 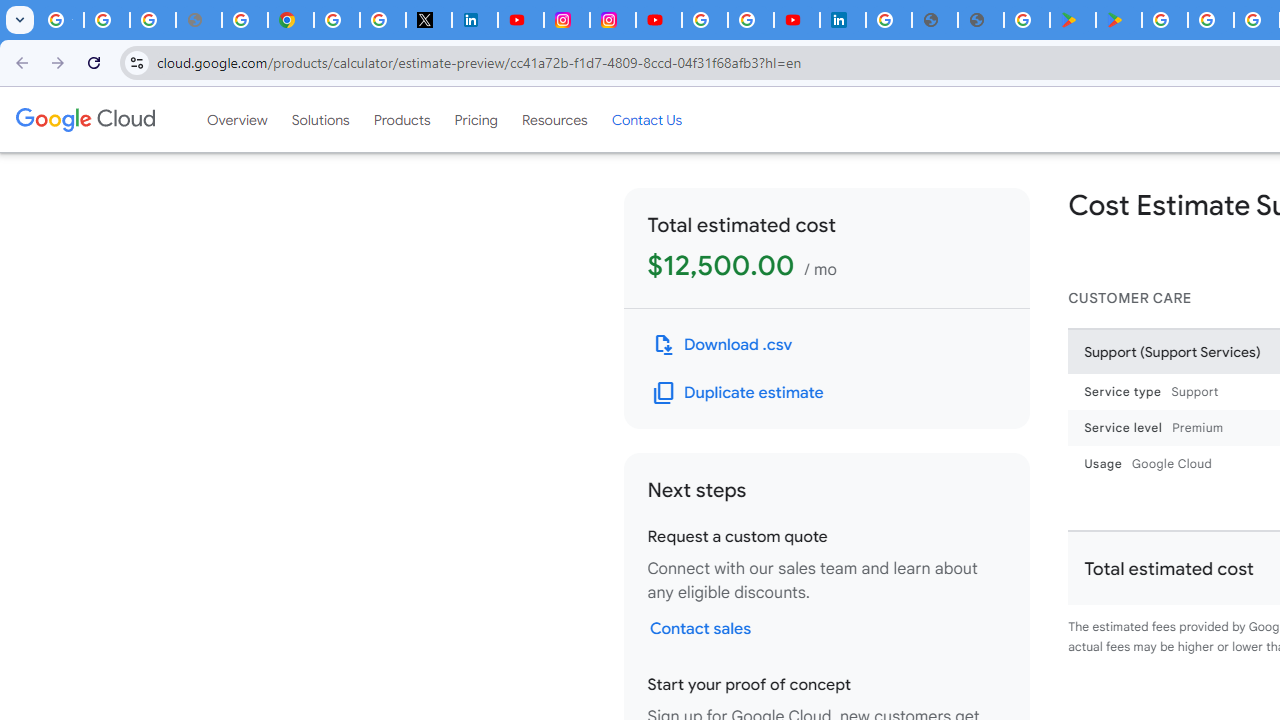 I want to click on 'support.google.com - Network error', so click(x=198, y=20).